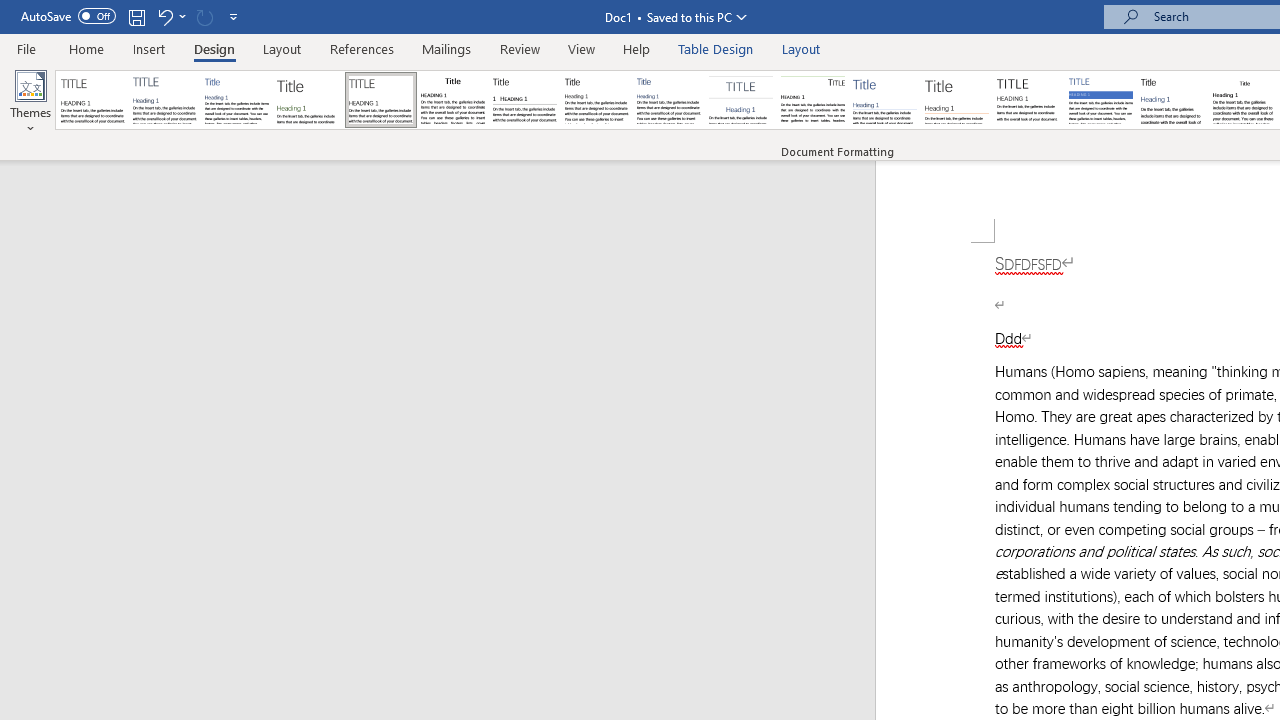 This screenshot has height=720, width=1280. What do you see at coordinates (164, 16) in the screenshot?
I see `'Undo Apply Quick Style Set'` at bounding box center [164, 16].